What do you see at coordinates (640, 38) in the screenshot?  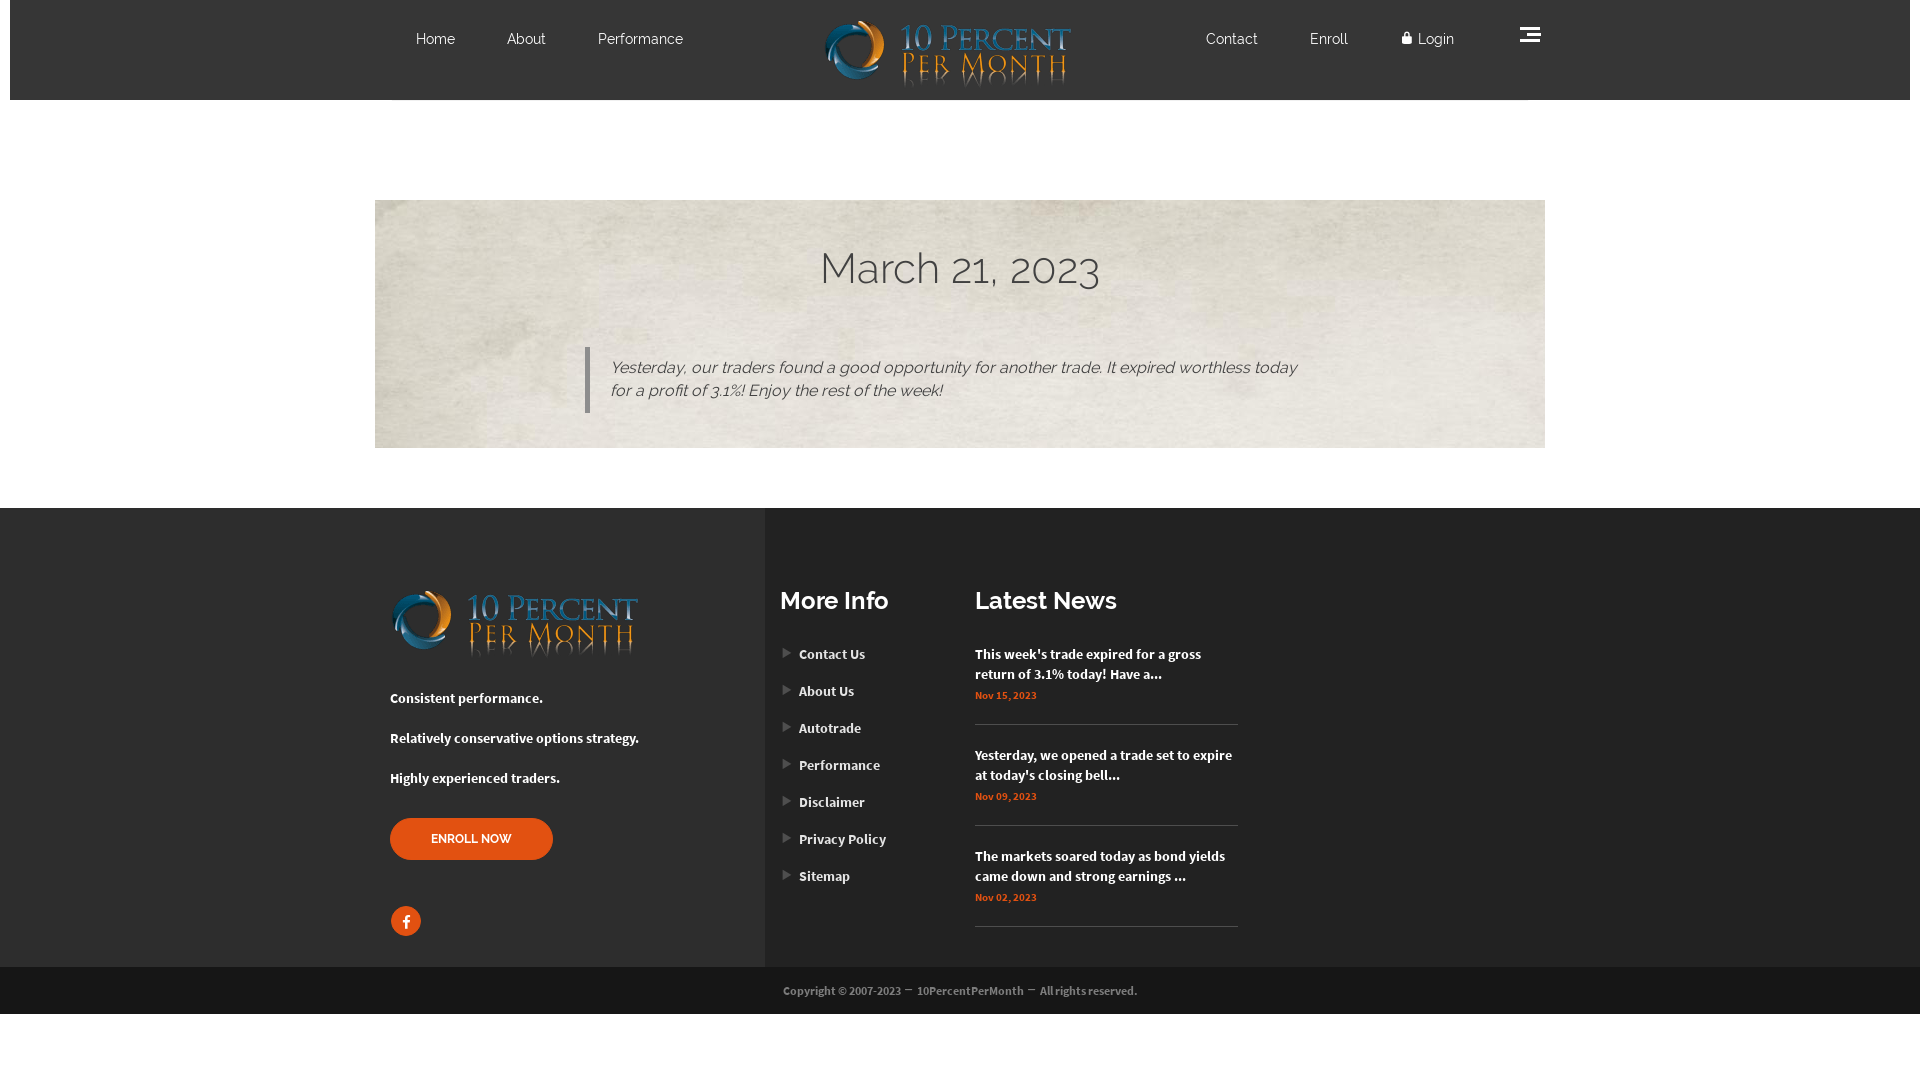 I see `'Performance'` at bounding box center [640, 38].